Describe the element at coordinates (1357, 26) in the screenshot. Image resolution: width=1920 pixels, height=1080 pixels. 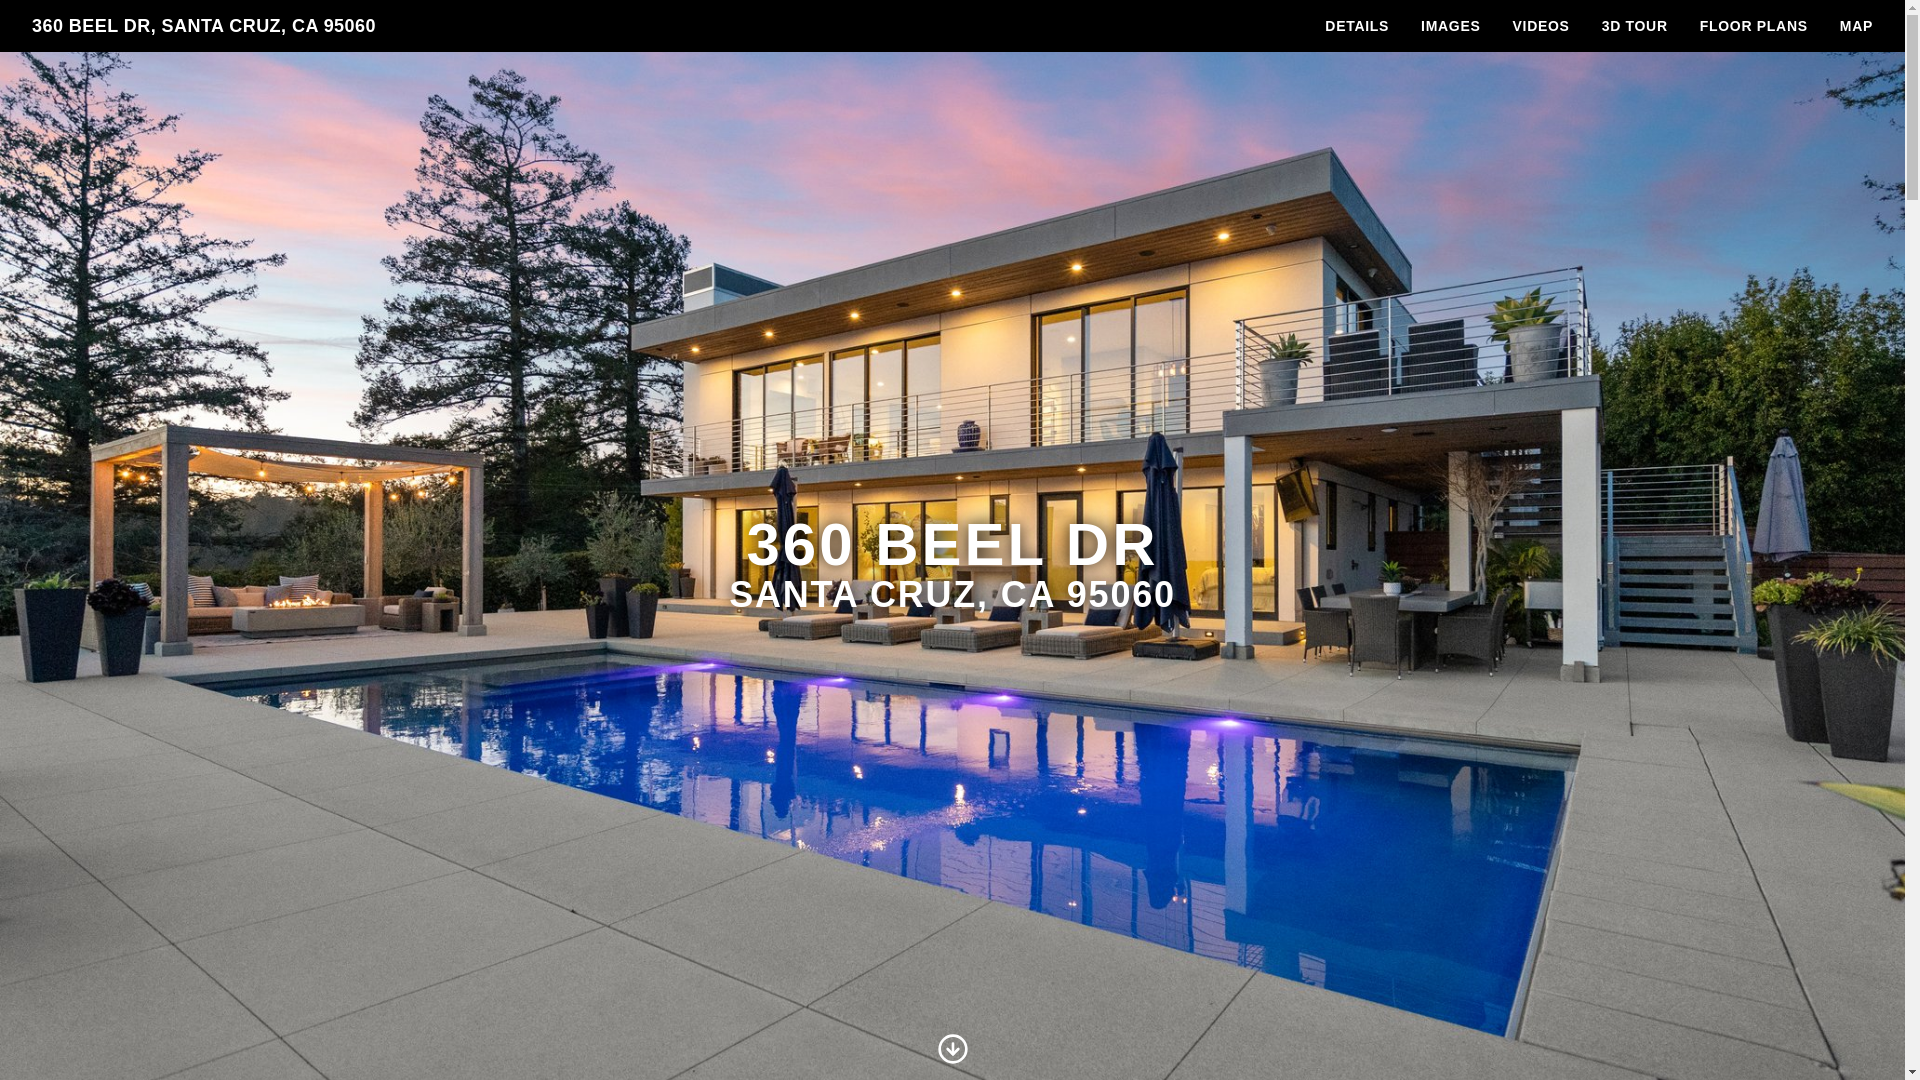
I see `'DETAILS'` at that location.